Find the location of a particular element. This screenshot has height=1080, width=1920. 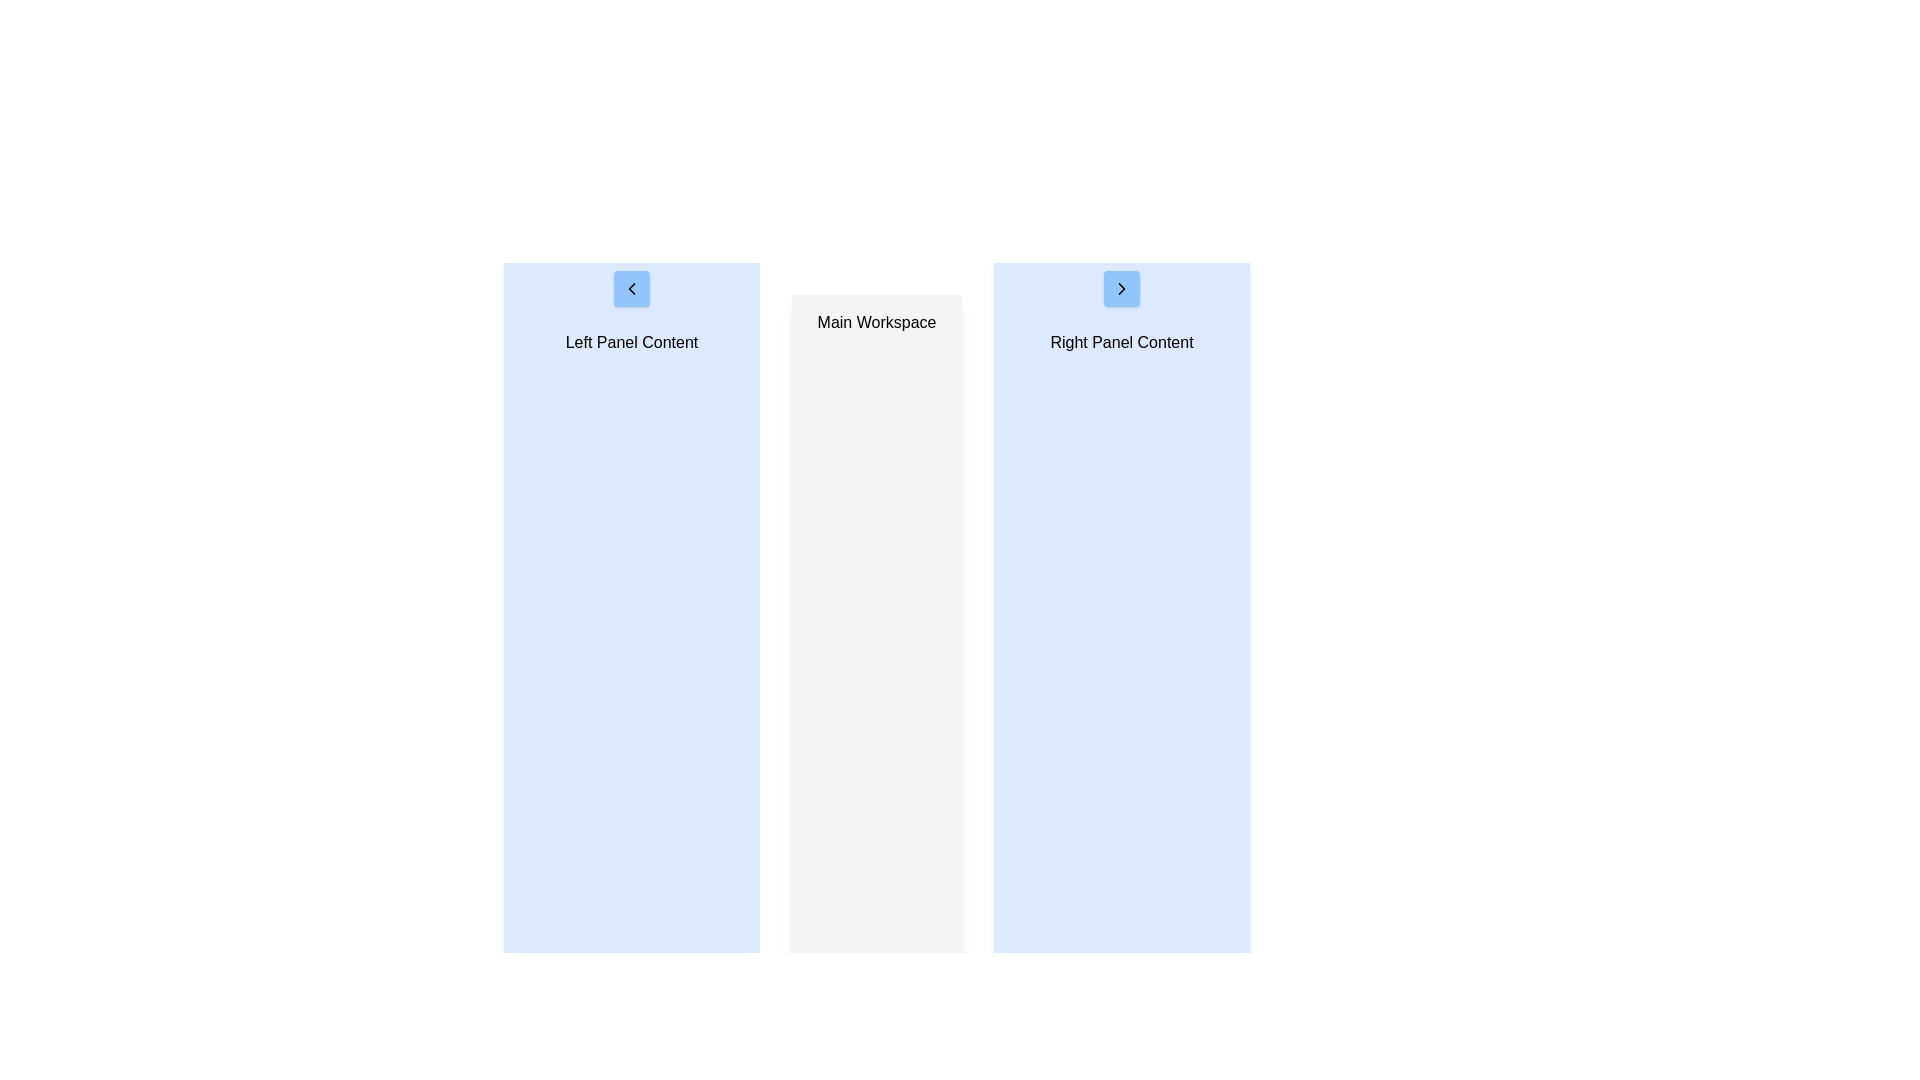

the chevron-shaped graphical icon located at the top center of the right panel is located at coordinates (1122, 289).